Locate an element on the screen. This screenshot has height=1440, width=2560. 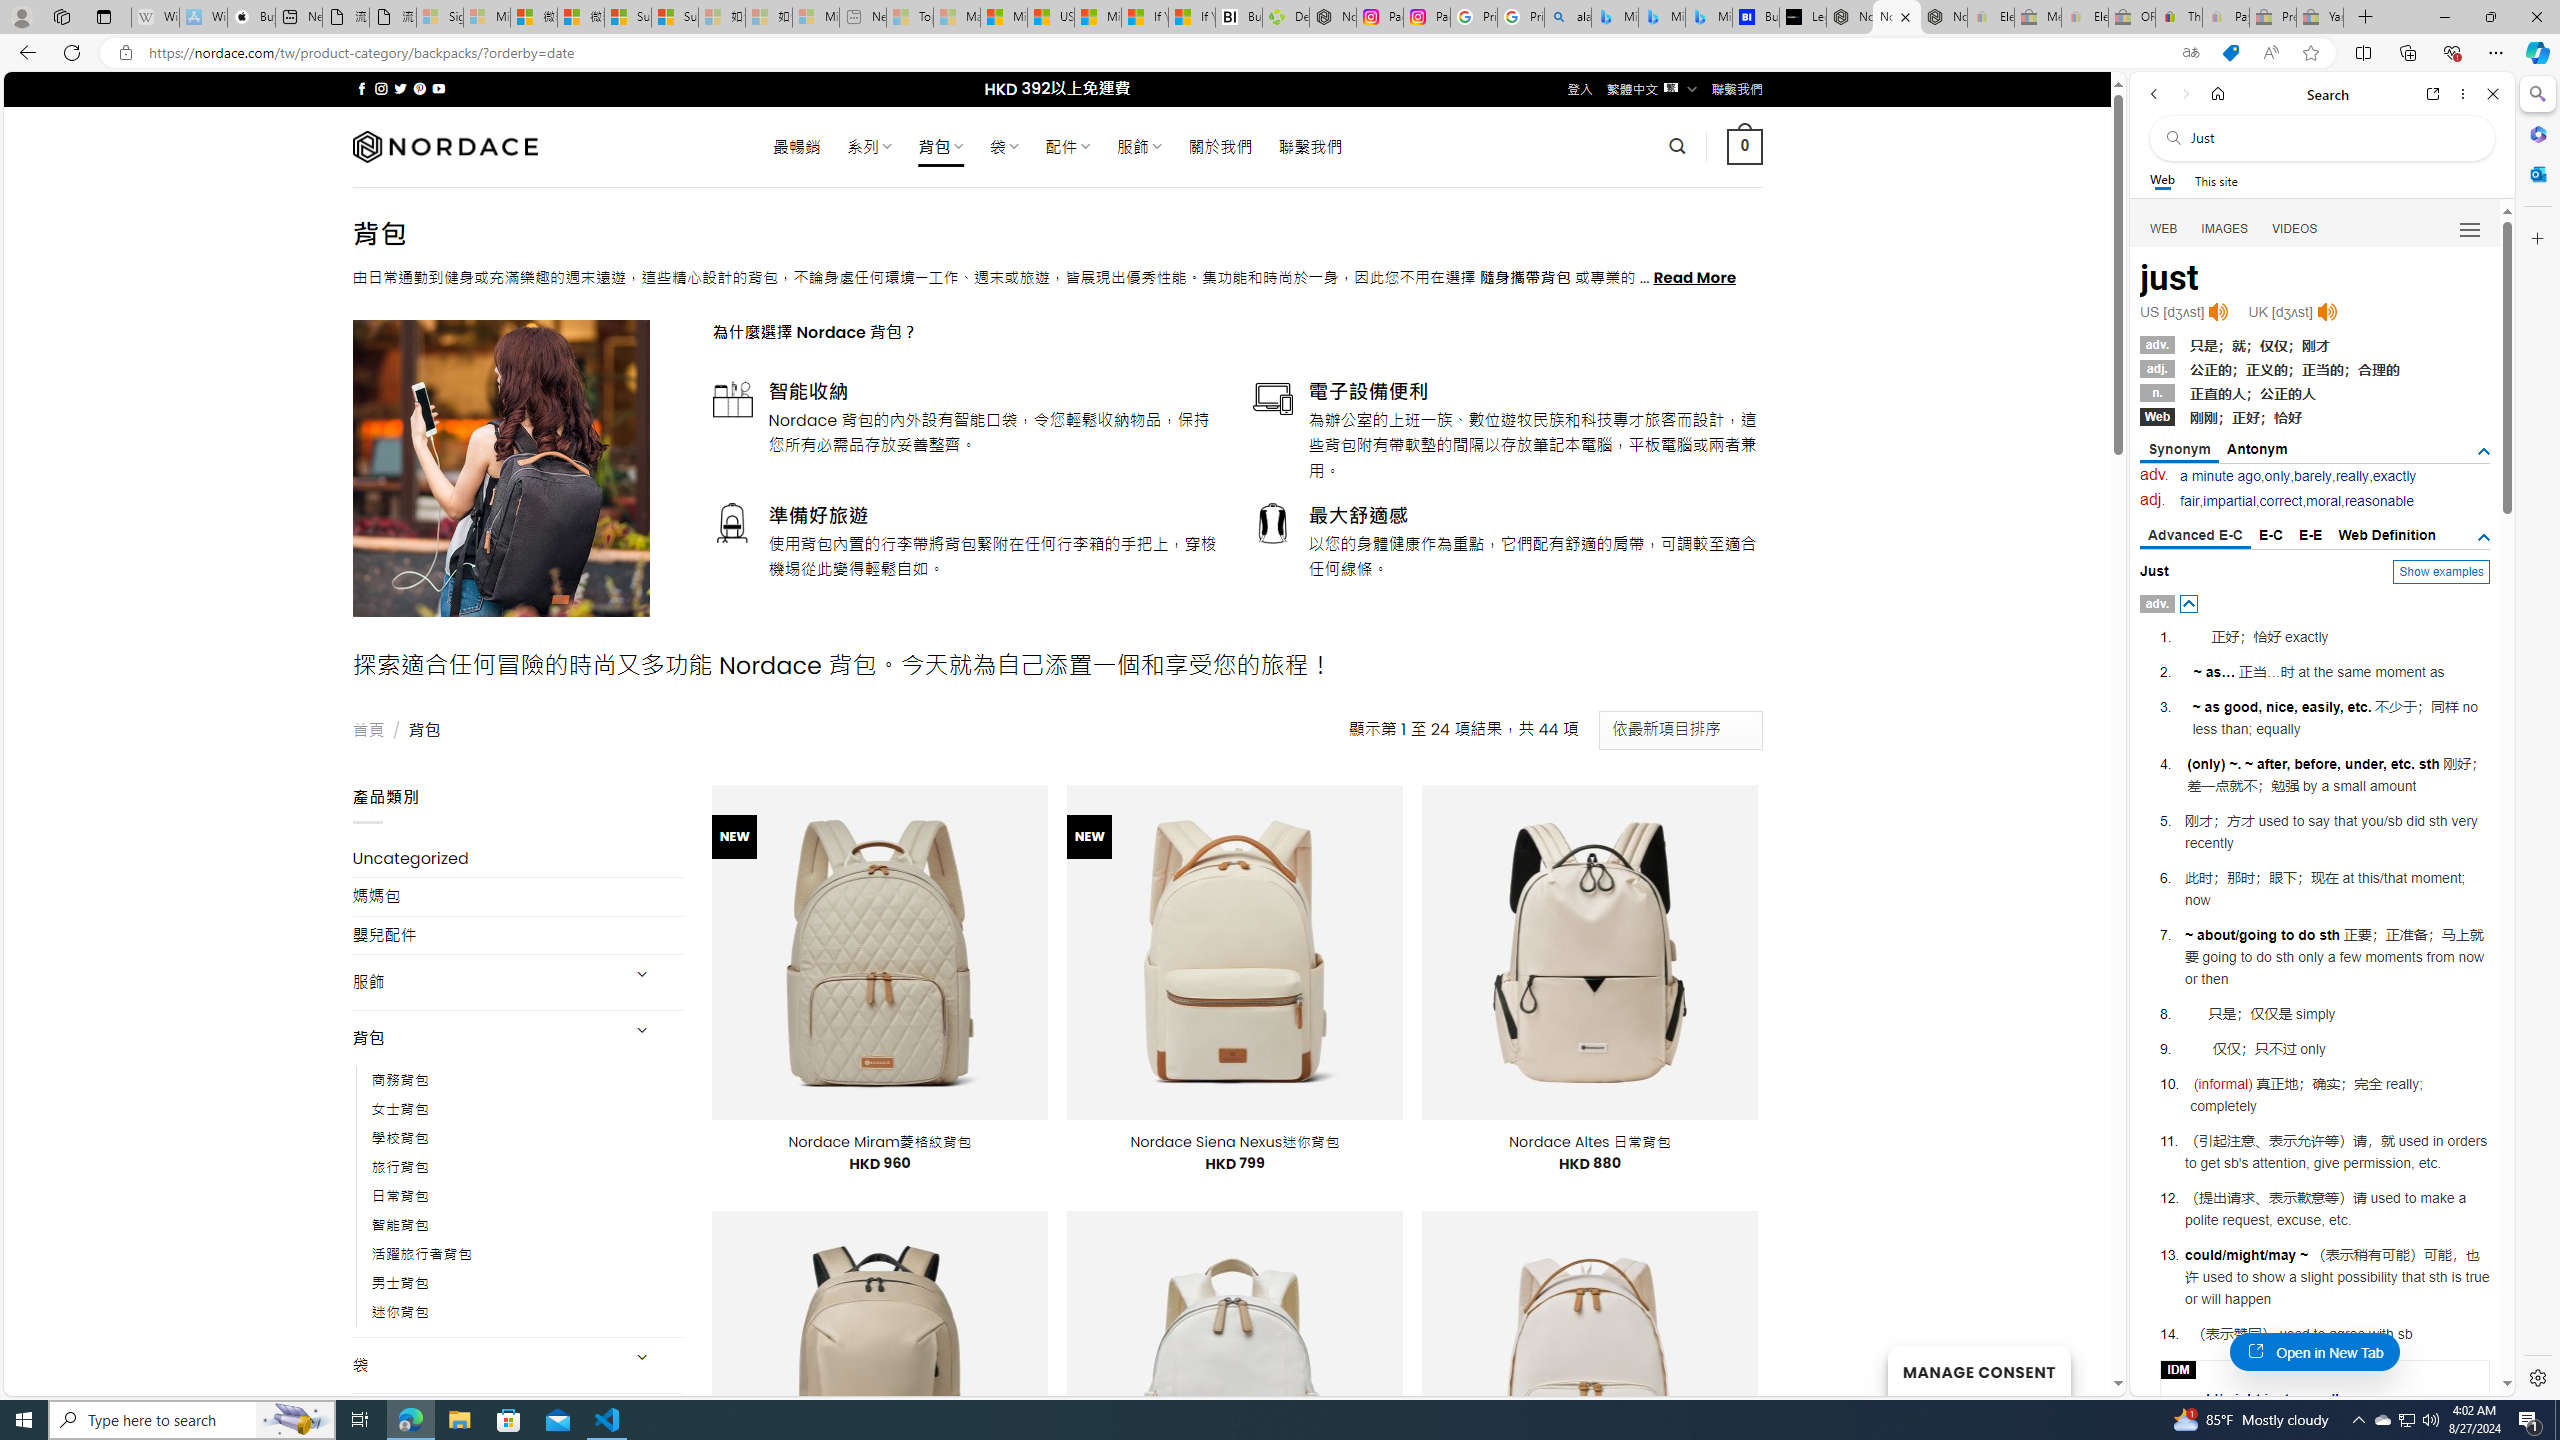
'Marine life - MSN - Sleeping' is located at coordinates (955, 16).